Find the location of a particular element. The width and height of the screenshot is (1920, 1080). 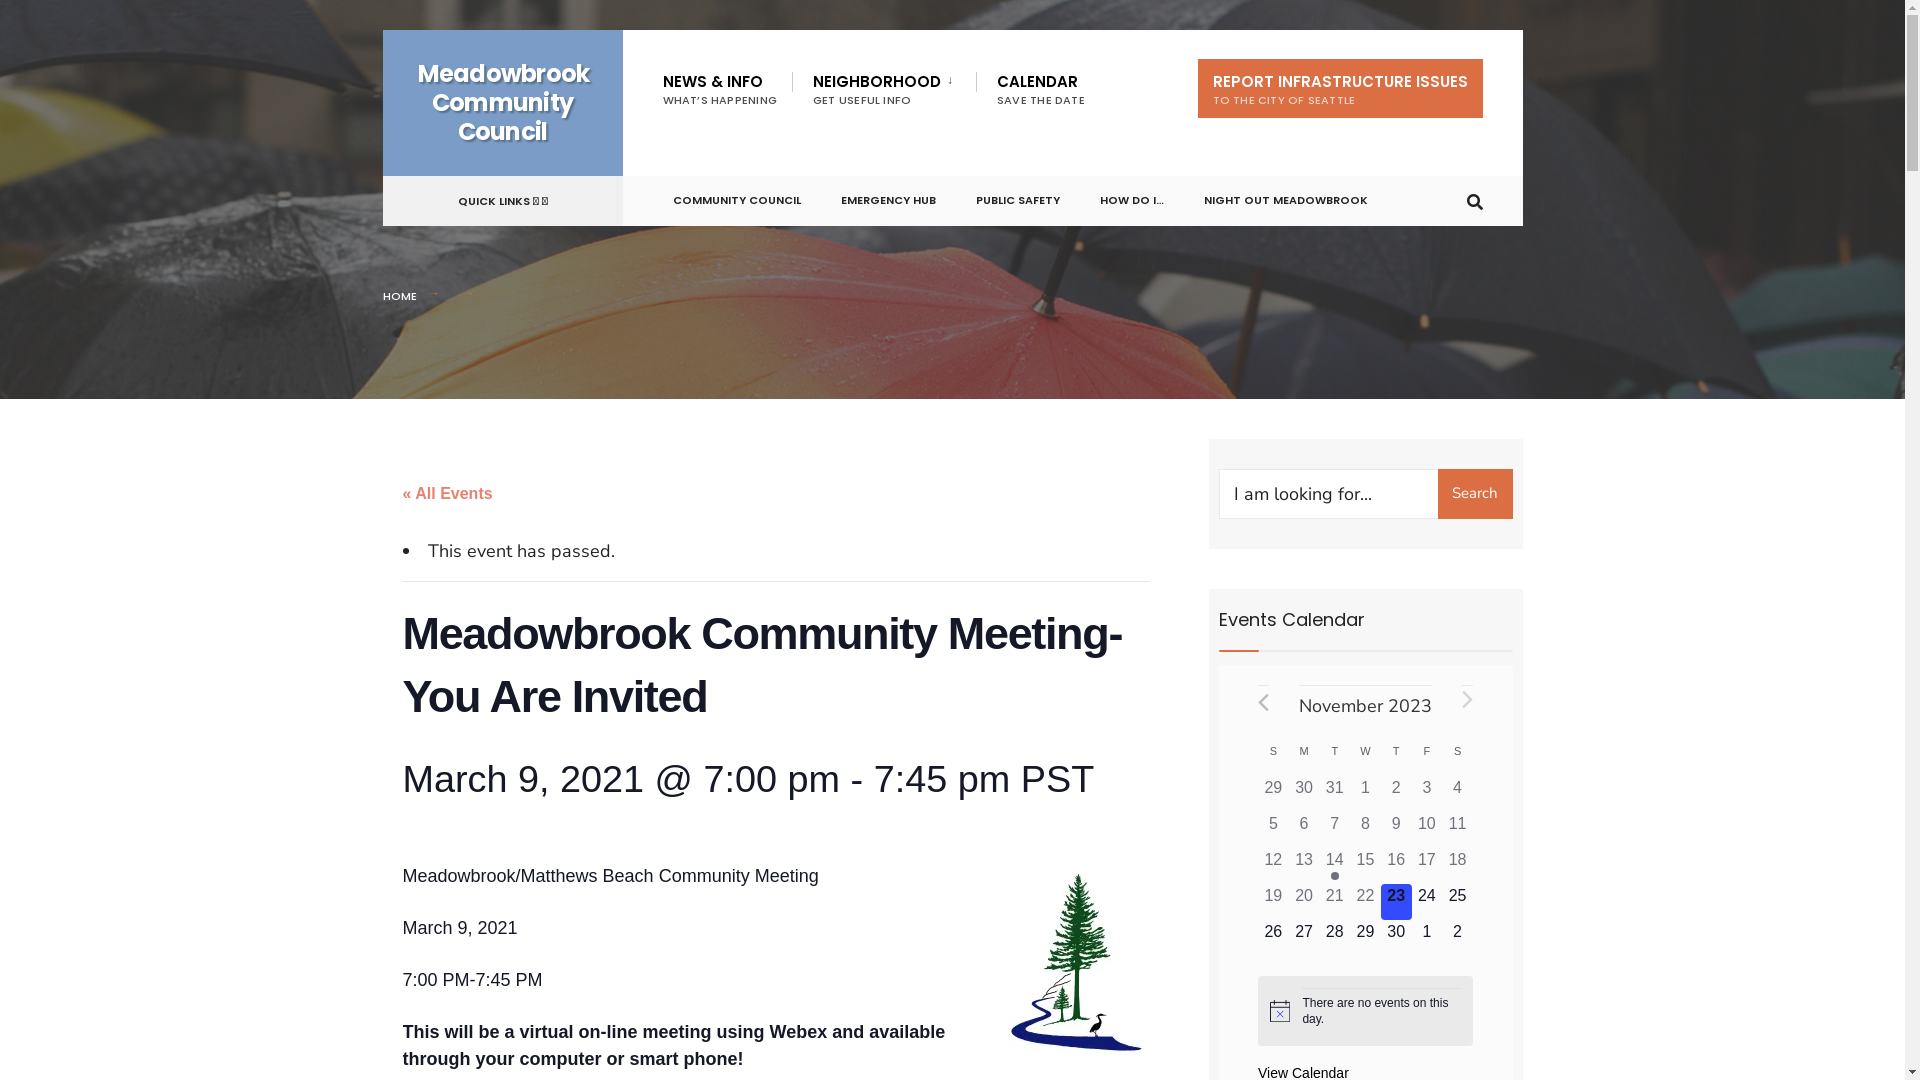

'0 events, is located at coordinates (1364, 902).